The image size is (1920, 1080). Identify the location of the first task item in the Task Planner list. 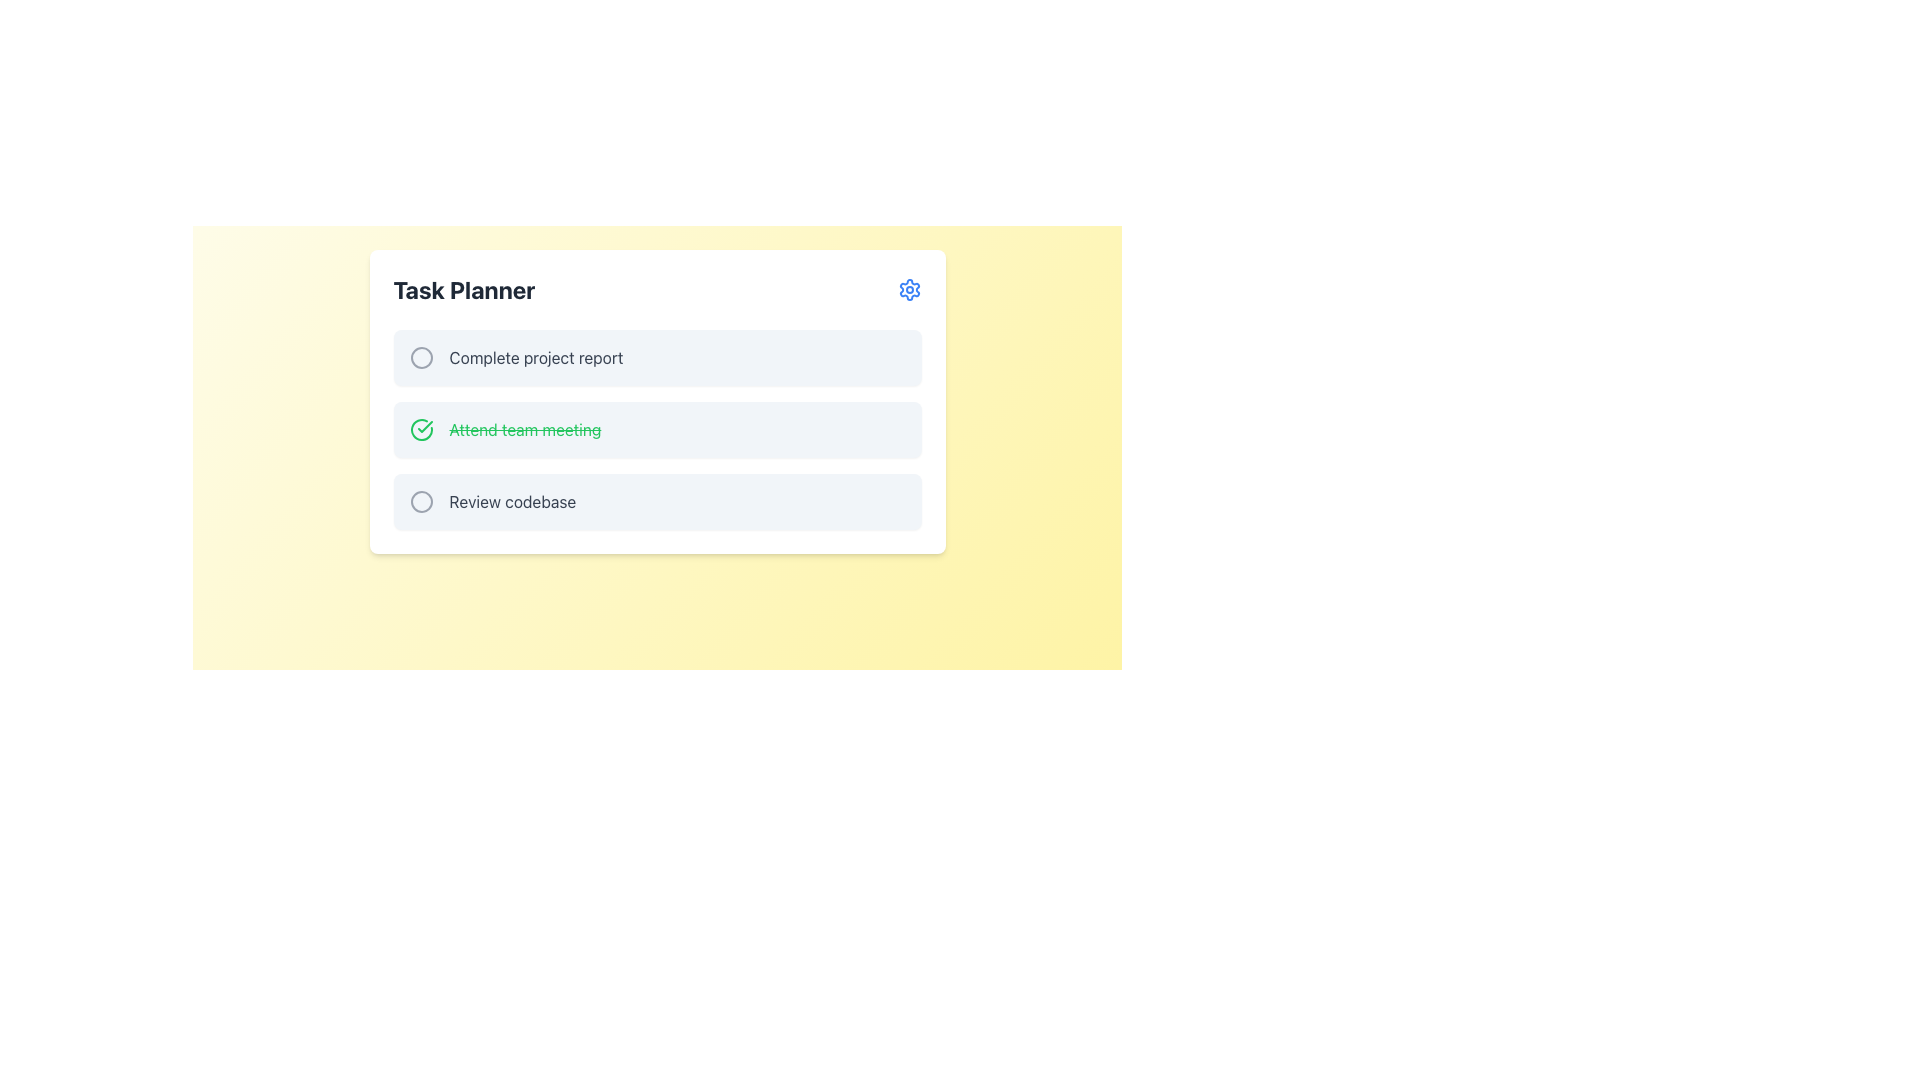
(657, 357).